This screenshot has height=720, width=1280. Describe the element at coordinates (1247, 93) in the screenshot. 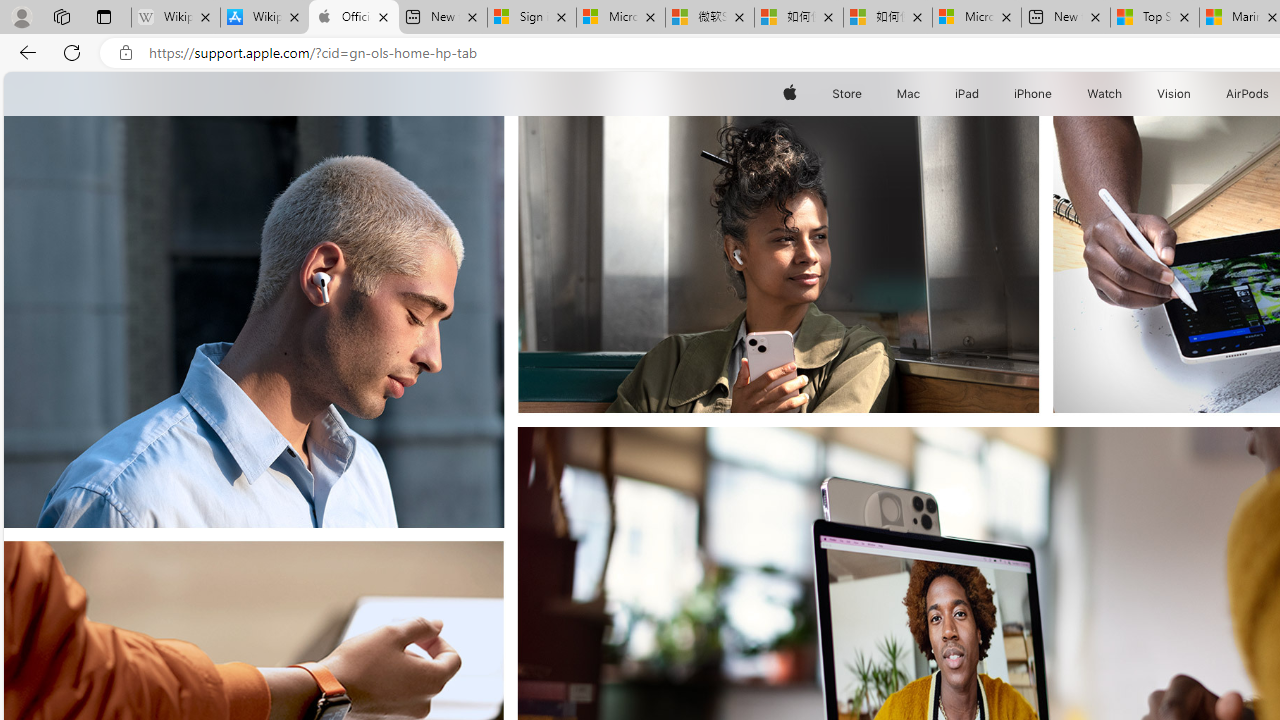

I see `'AirPods'` at that location.